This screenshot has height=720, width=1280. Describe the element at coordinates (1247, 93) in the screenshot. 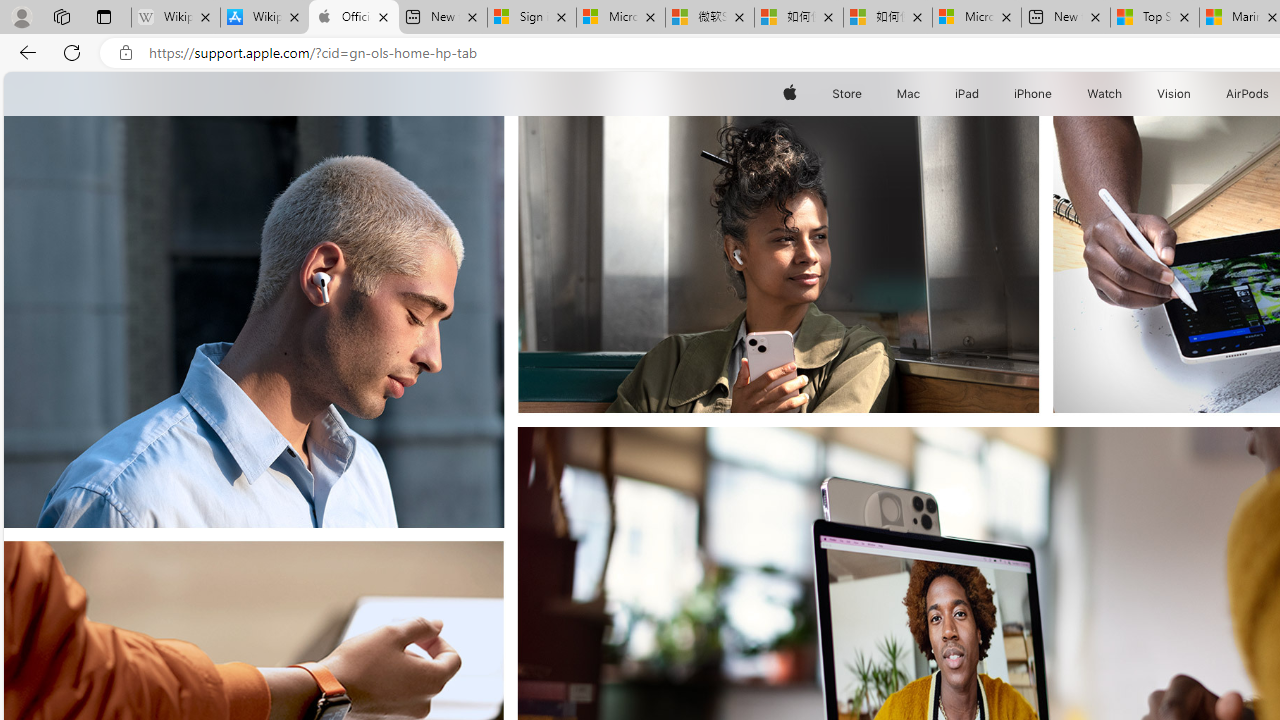

I see `'AirPods'` at that location.